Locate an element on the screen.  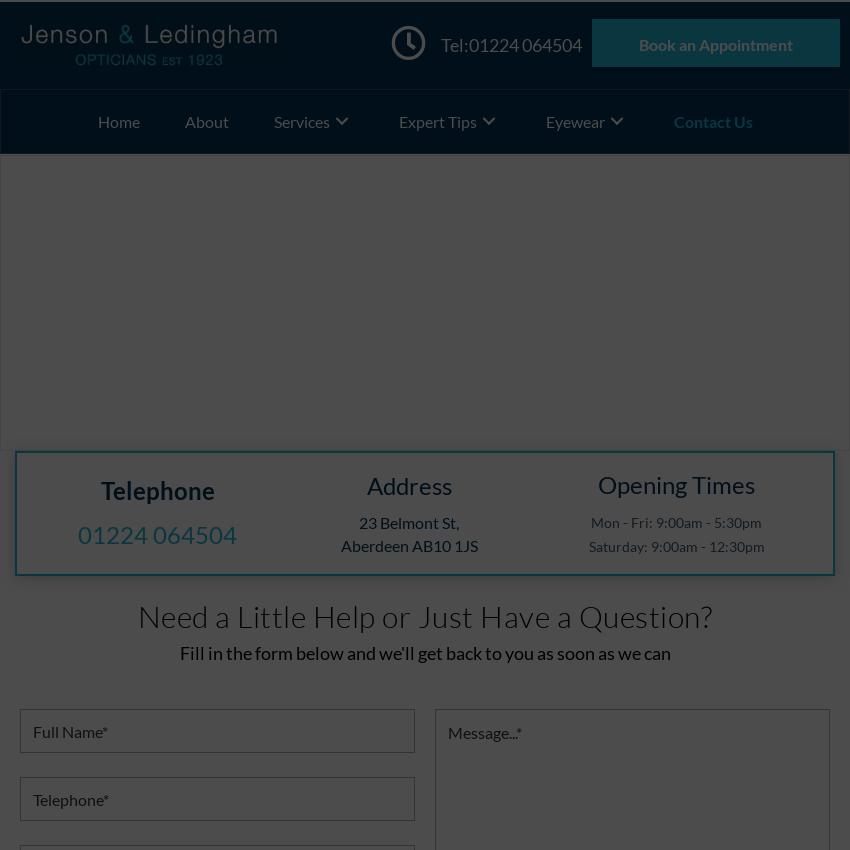
'23 Belmont St, Aberdeen AB10 1JS' is located at coordinates (408, 532).